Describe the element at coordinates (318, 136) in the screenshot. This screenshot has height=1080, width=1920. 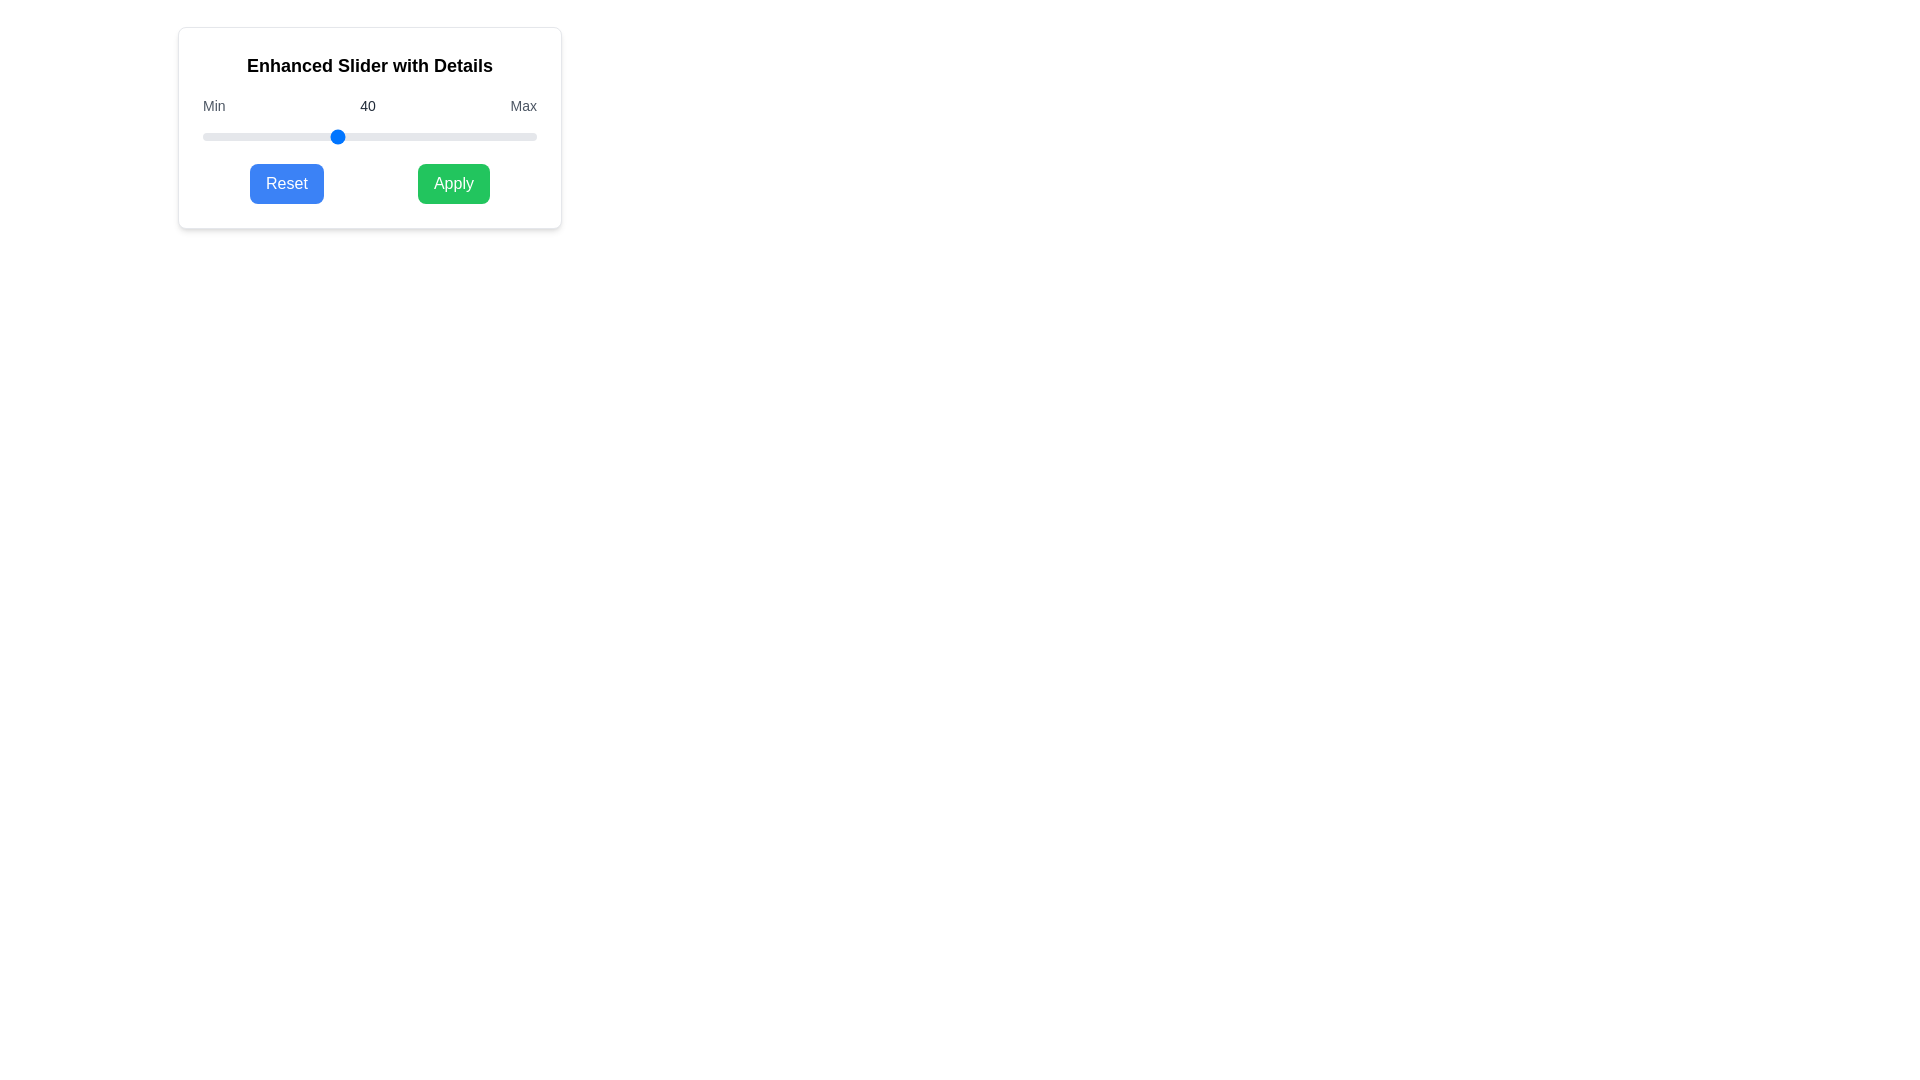
I see `the slider` at that location.